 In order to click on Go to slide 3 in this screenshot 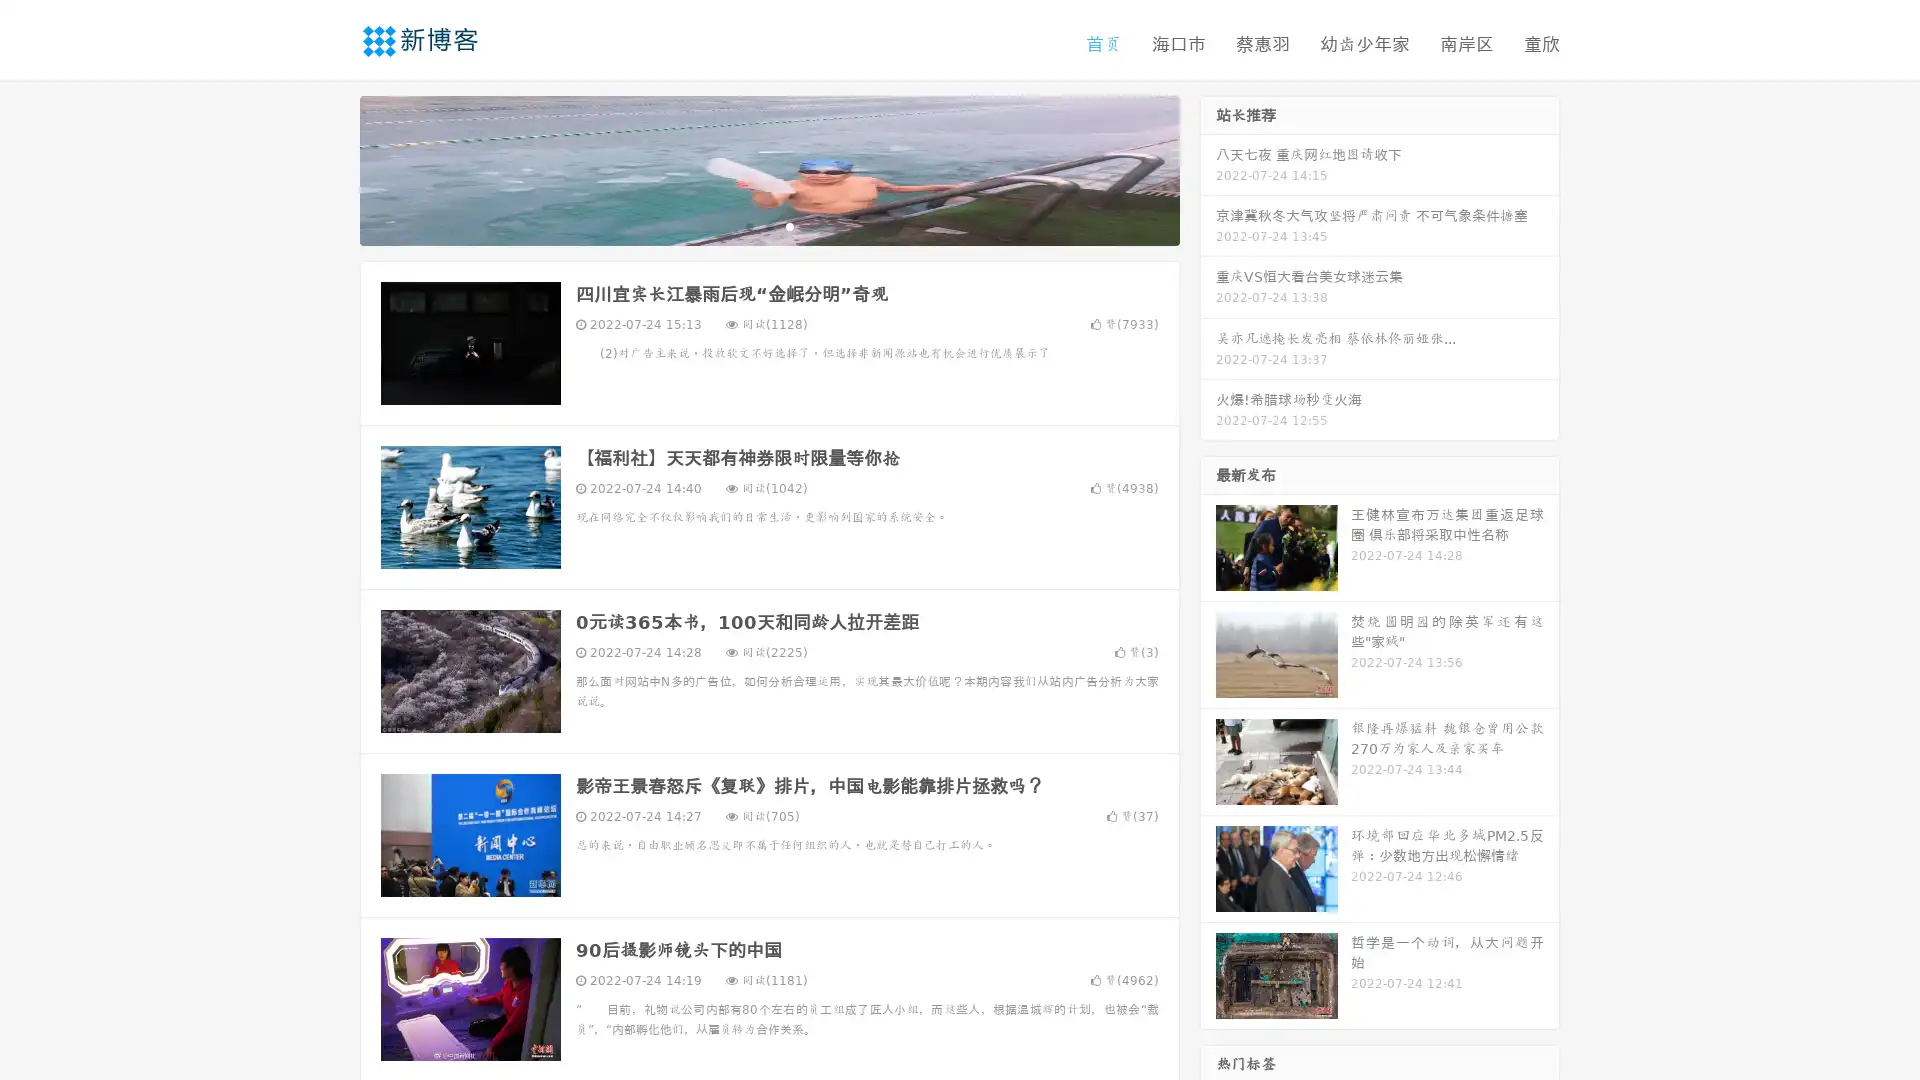, I will do `click(789, 225)`.